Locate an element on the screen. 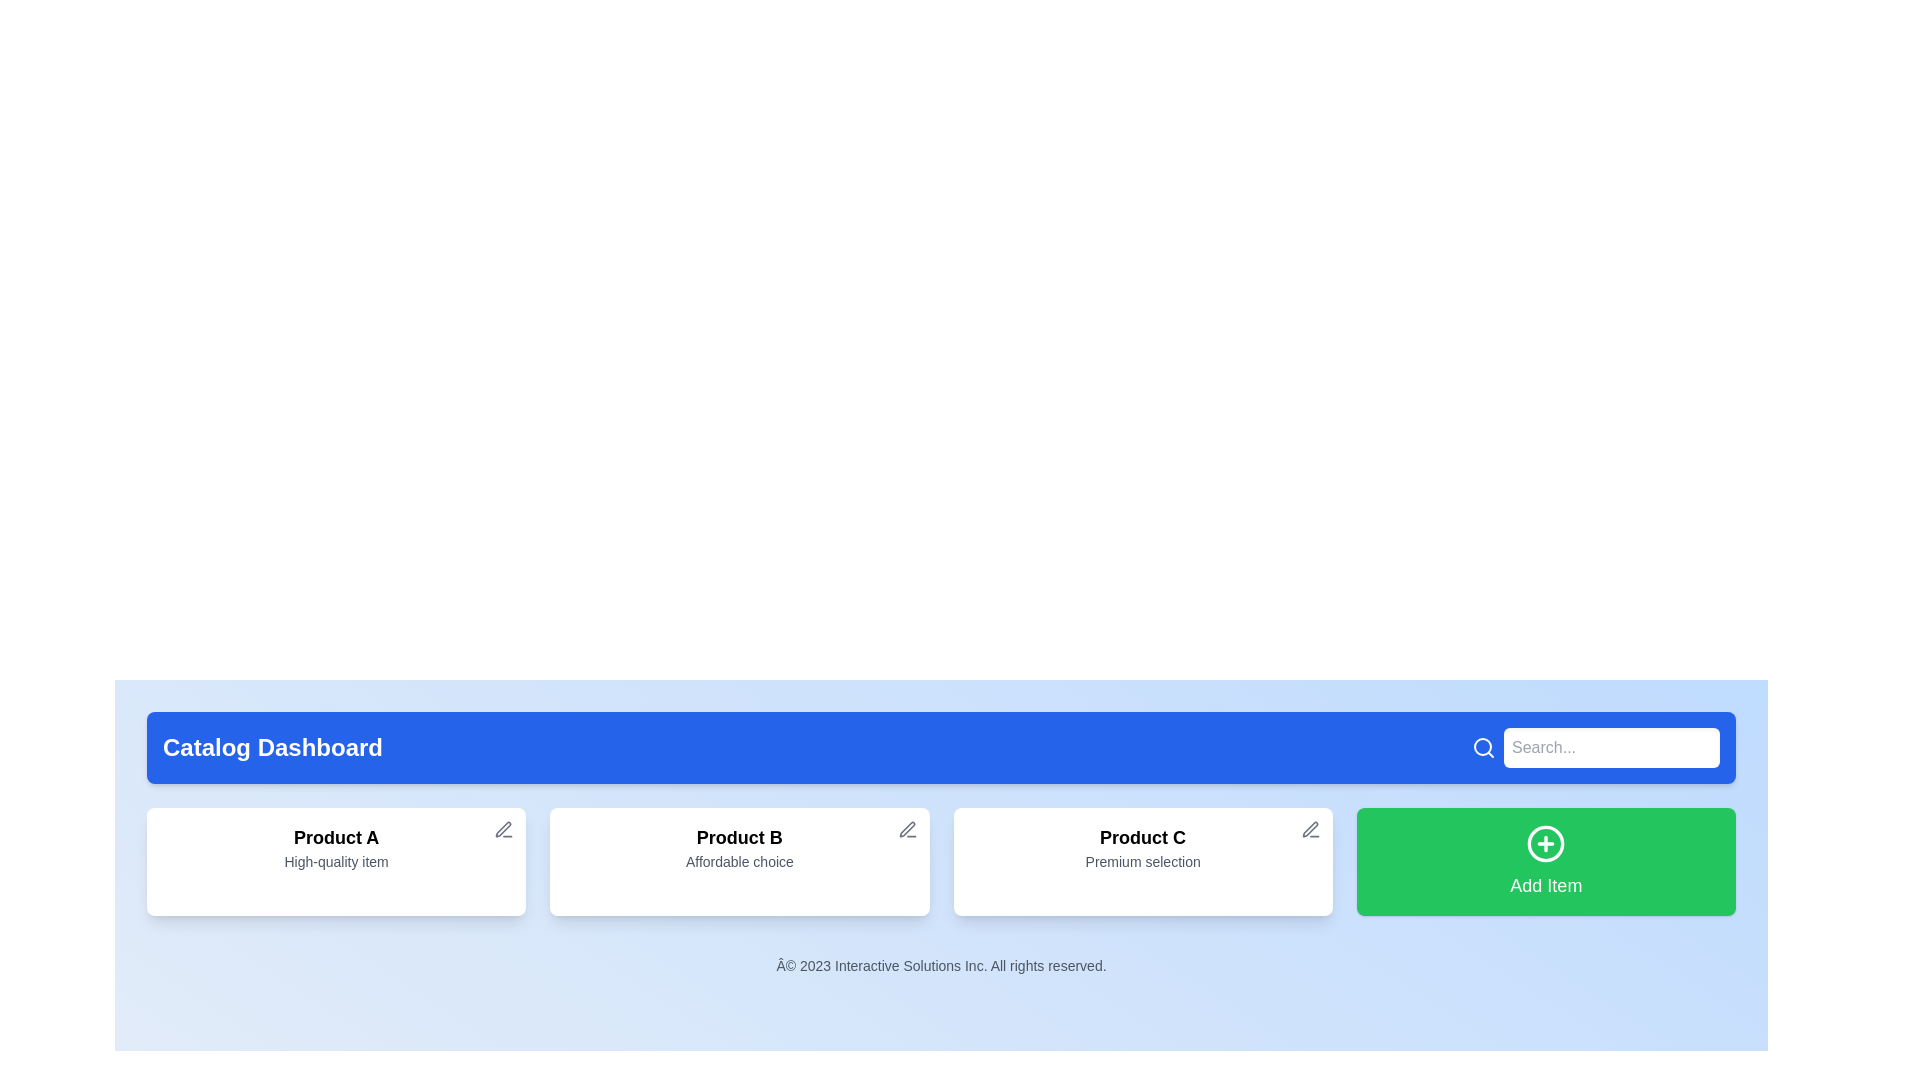 This screenshot has height=1080, width=1920. the bold, blue-shaded header text displaying 'Catalog Dashboard' located in the top bar of the application is located at coordinates (272, 748).